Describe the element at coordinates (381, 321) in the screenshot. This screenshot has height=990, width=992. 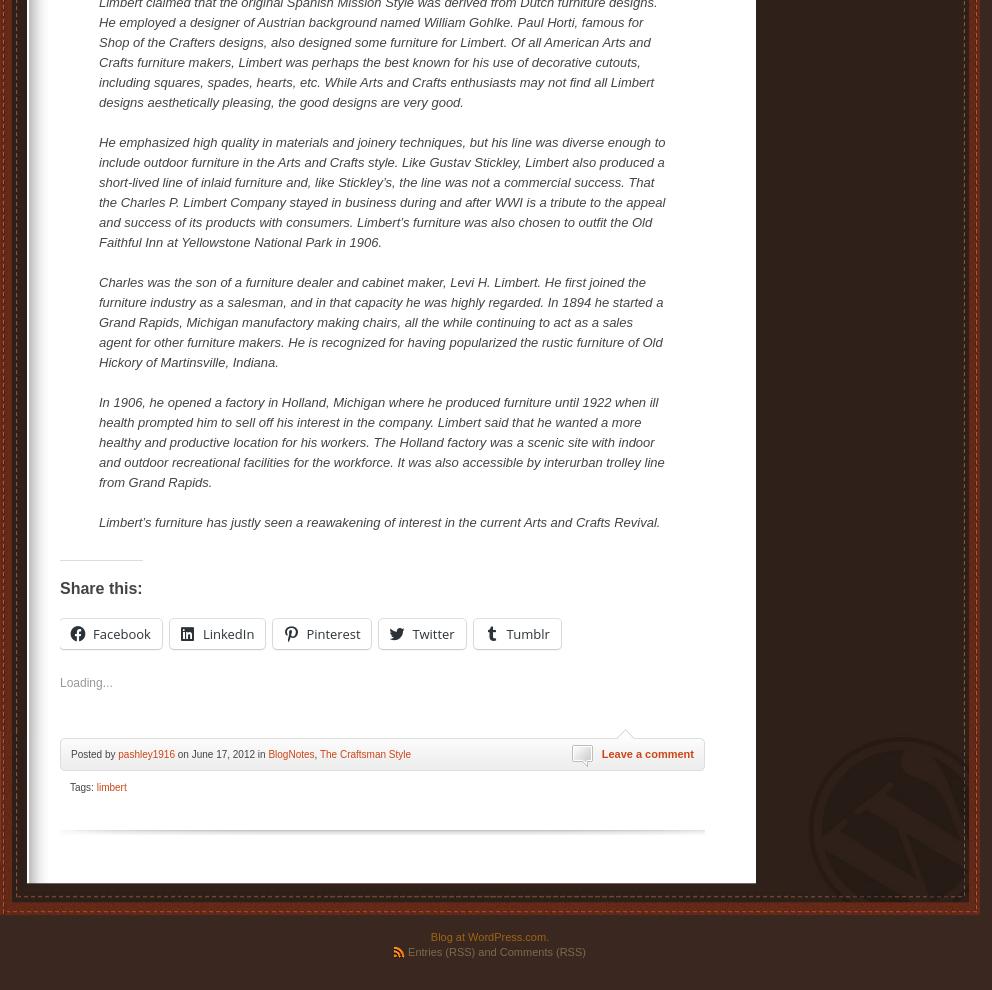
I see `'Charles was the son of a furniture dealer and cabinet maker, Levi H. Limbert. He first joined the furniture industry as a salesman, and in that capacity he was highly regarded. In 1894 he started a Grand Rapids, Michigan manufactory making chairs, all the while continuing to act as a sales agent for other furniture makers. He is recognized for having popularized the rustic furniture of Old Hickory of Martinsville, Indiana.'` at that location.